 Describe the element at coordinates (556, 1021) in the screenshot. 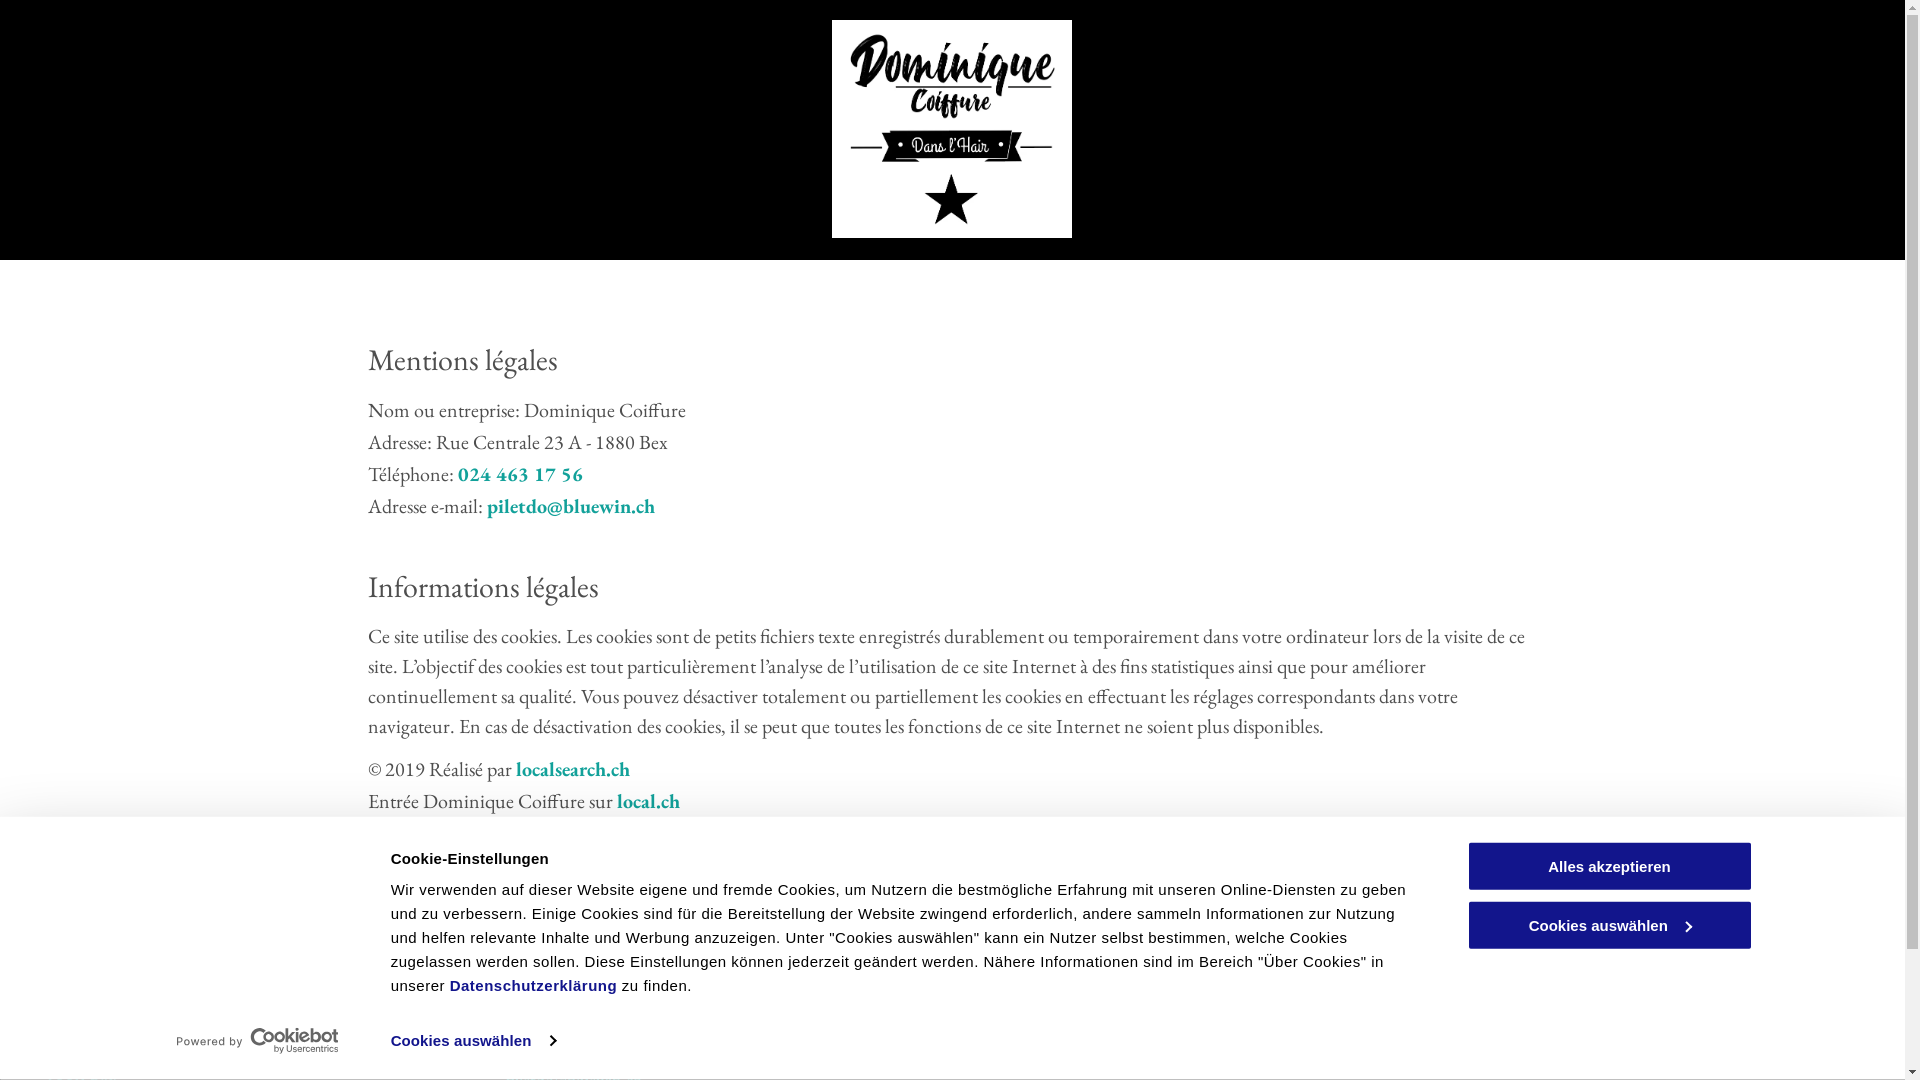

I see `'024 463 17 56'` at that location.